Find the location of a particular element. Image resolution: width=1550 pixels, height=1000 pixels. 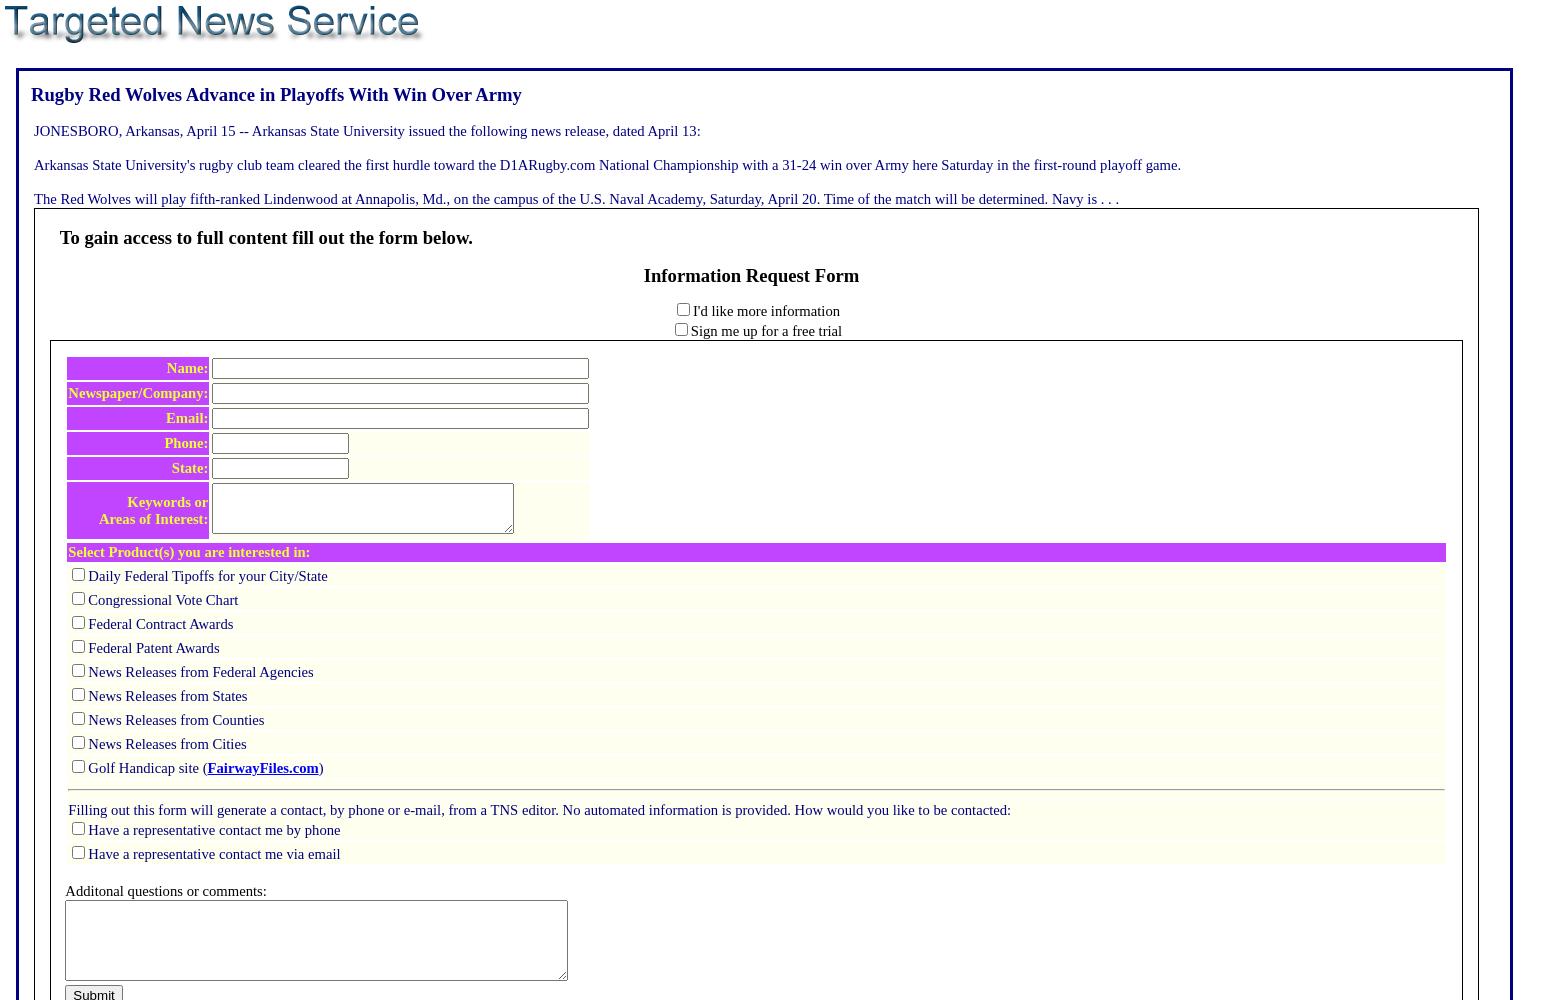

'News Releases from Federal Agencies' is located at coordinates (88, 672).